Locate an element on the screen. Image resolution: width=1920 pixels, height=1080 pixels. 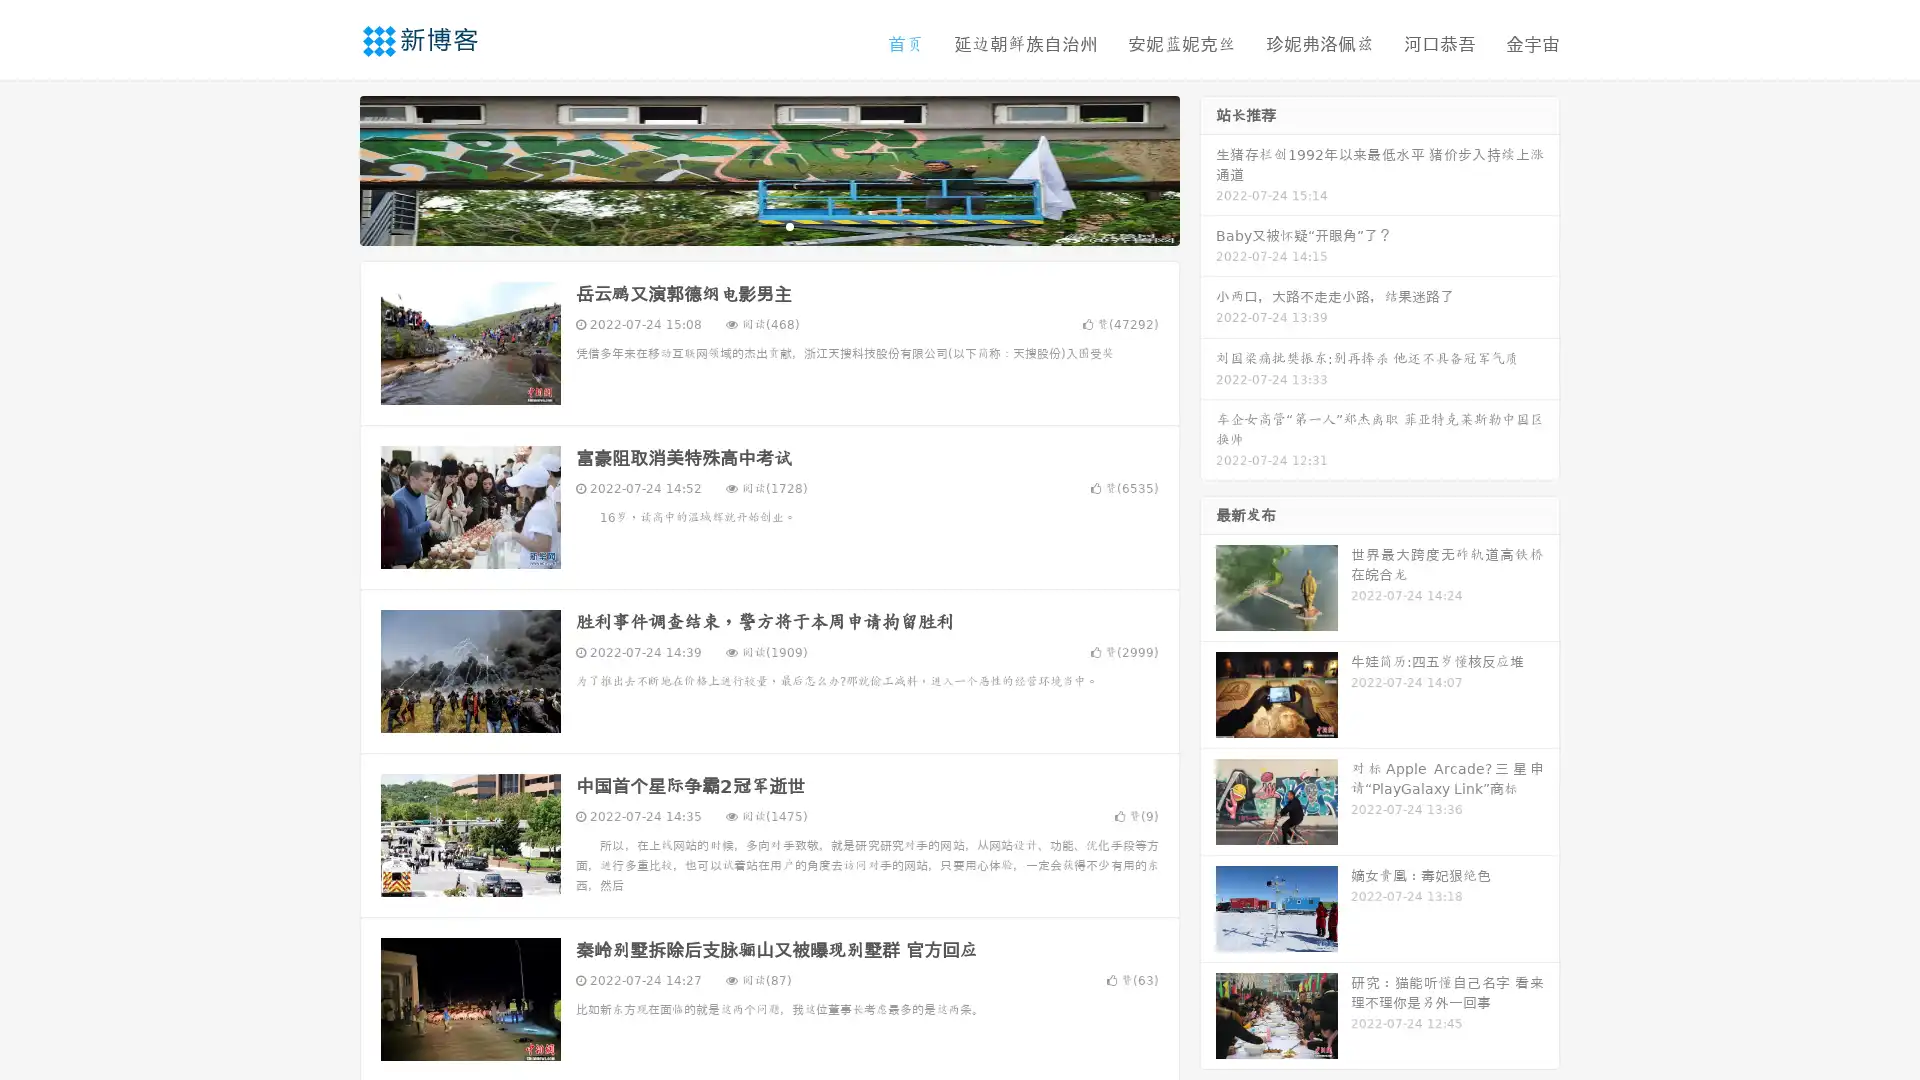
Go to slide 1 is located at coordinates (748, 225).